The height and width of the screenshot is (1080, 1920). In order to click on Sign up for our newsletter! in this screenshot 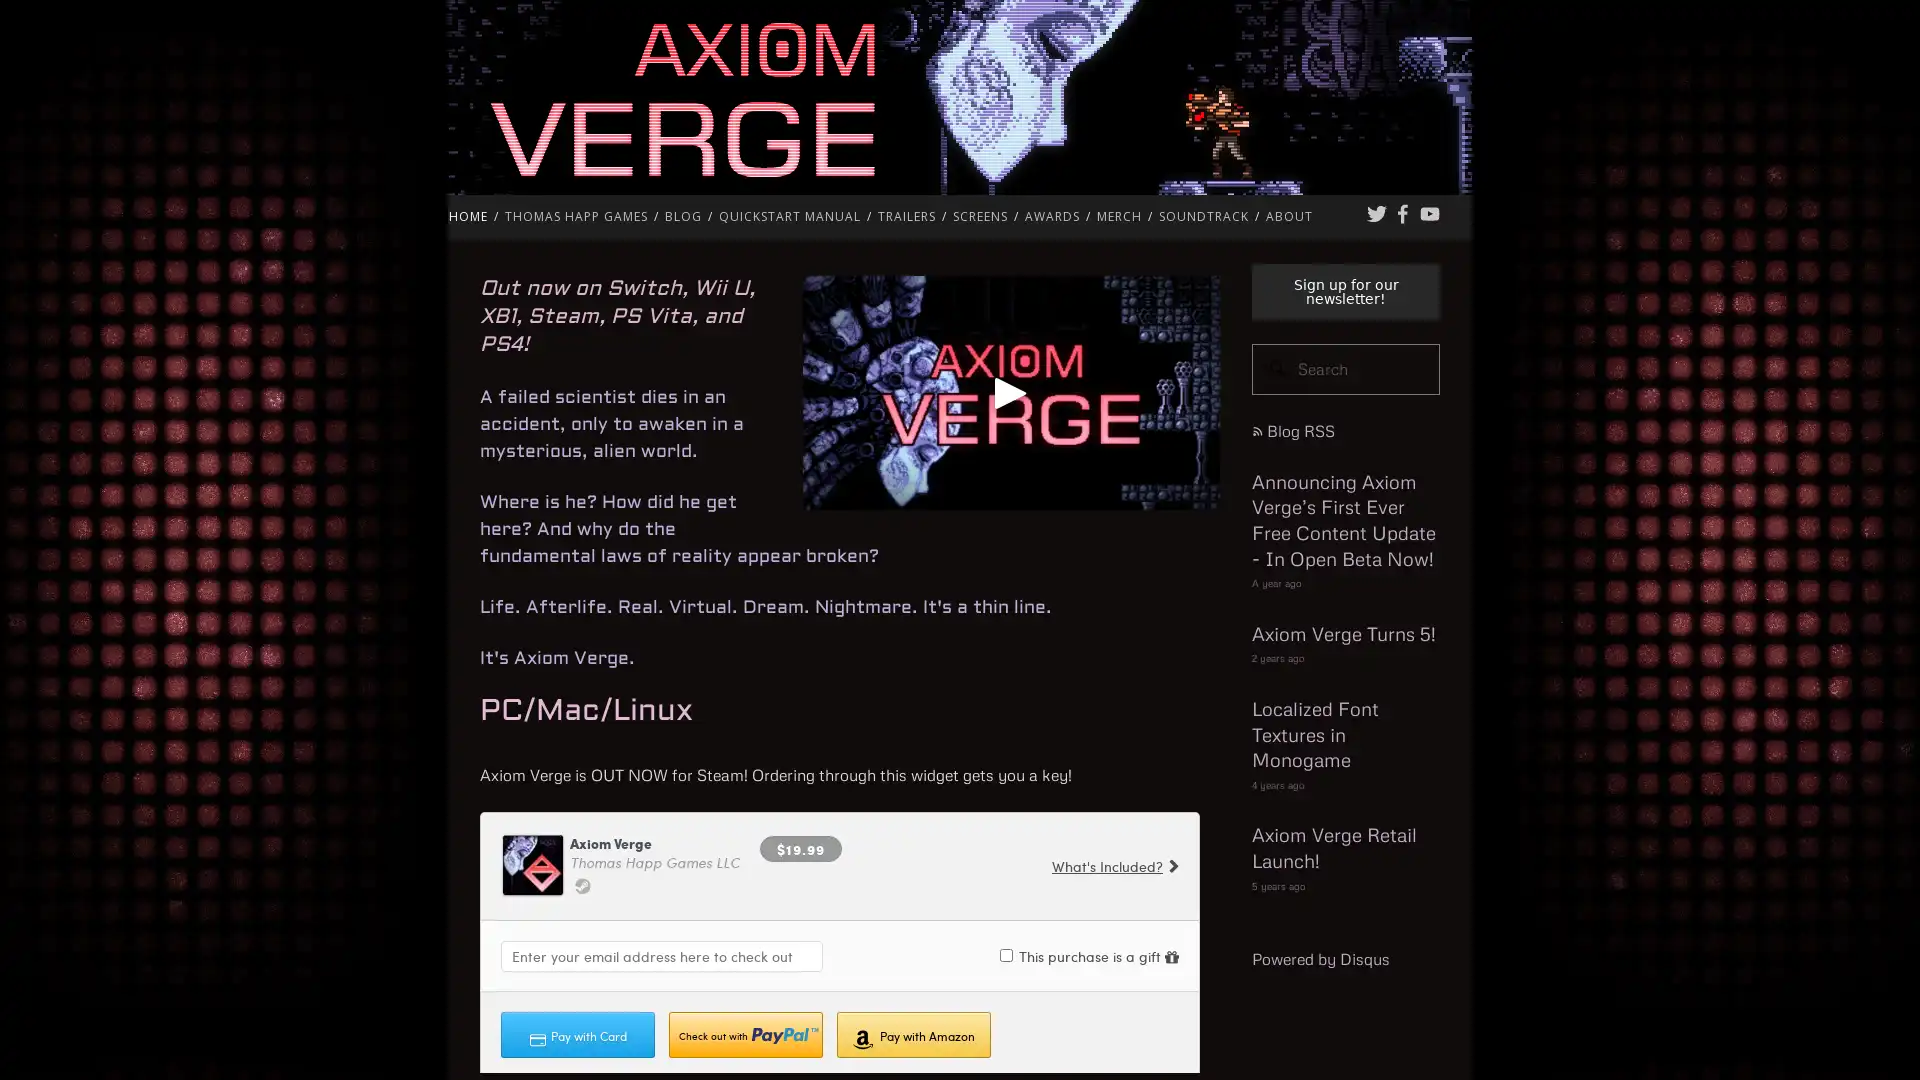, I will do `click(1345, 290)`.